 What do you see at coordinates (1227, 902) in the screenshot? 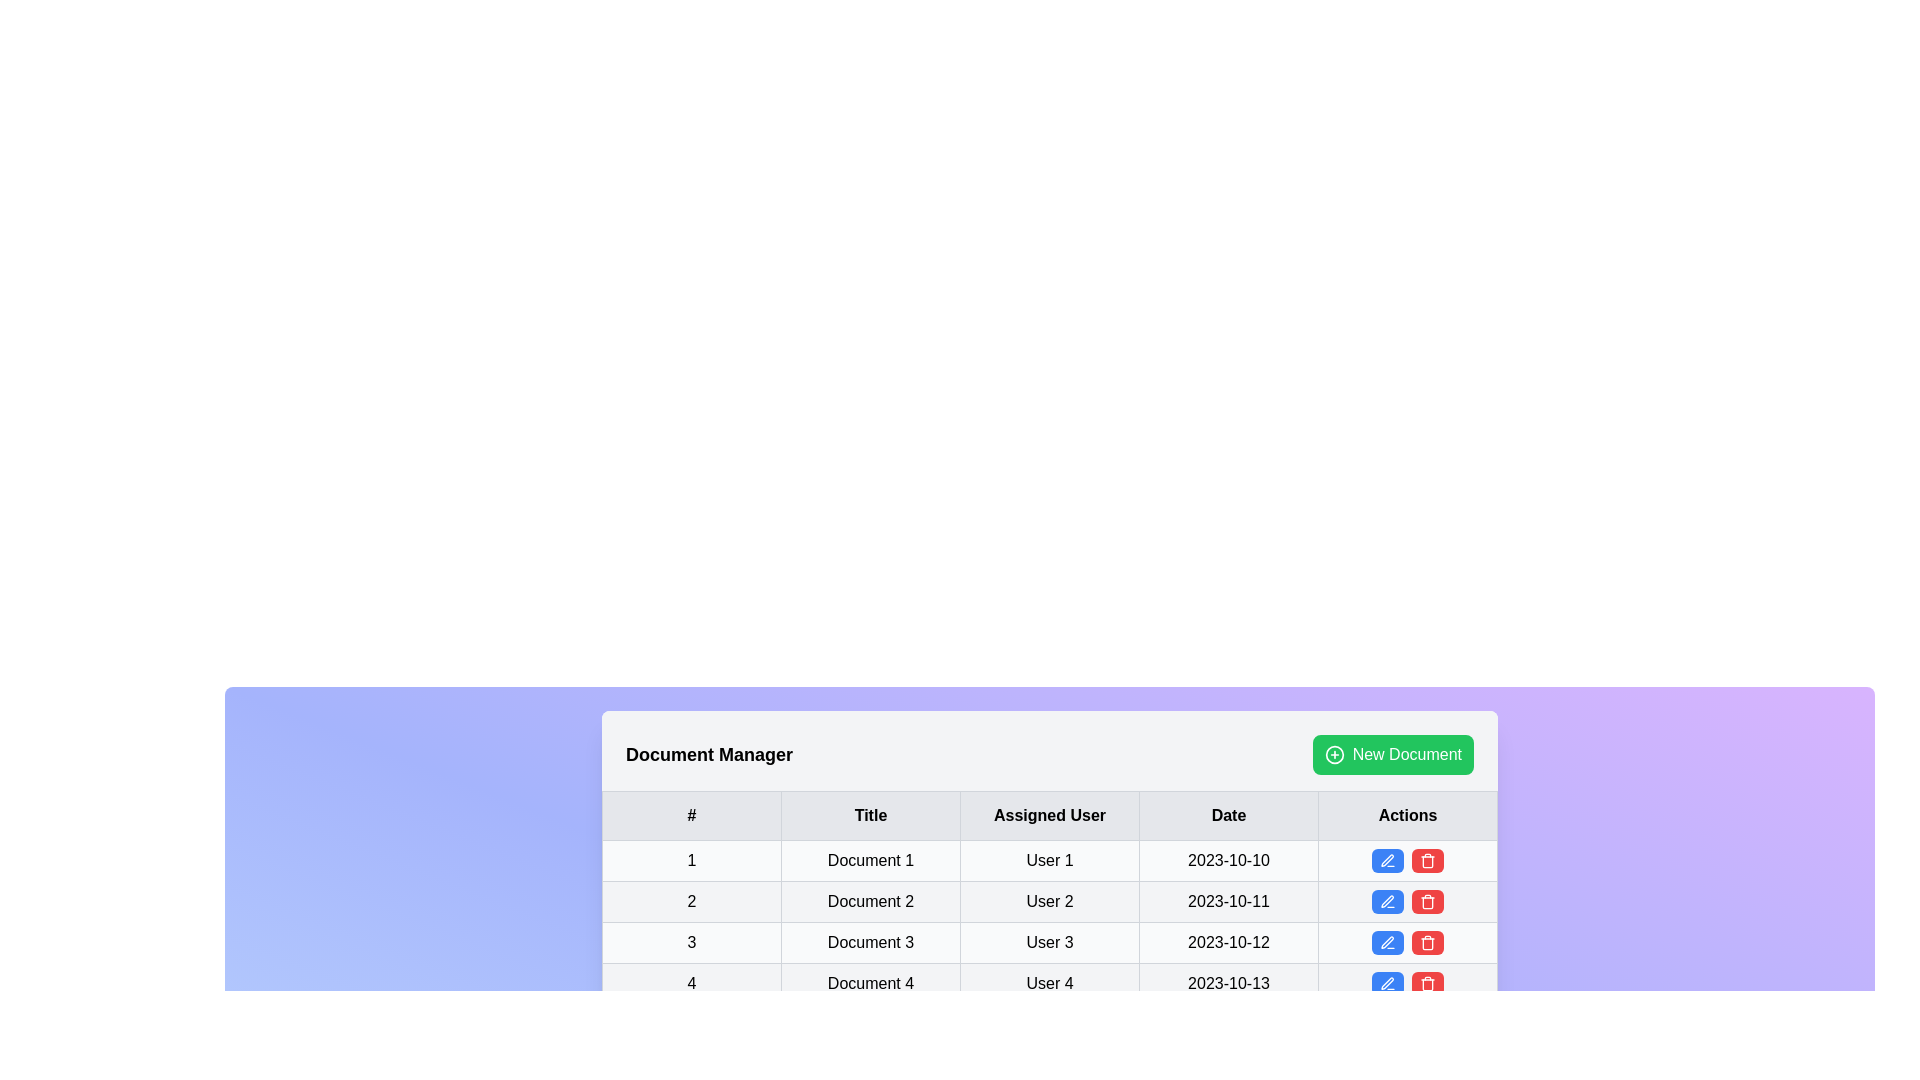
I see `the static text element displaying the date '2023-10-11' located in the fourth column of the second row of the data table under the header 'Date'` at bounding box center [1227, 902].